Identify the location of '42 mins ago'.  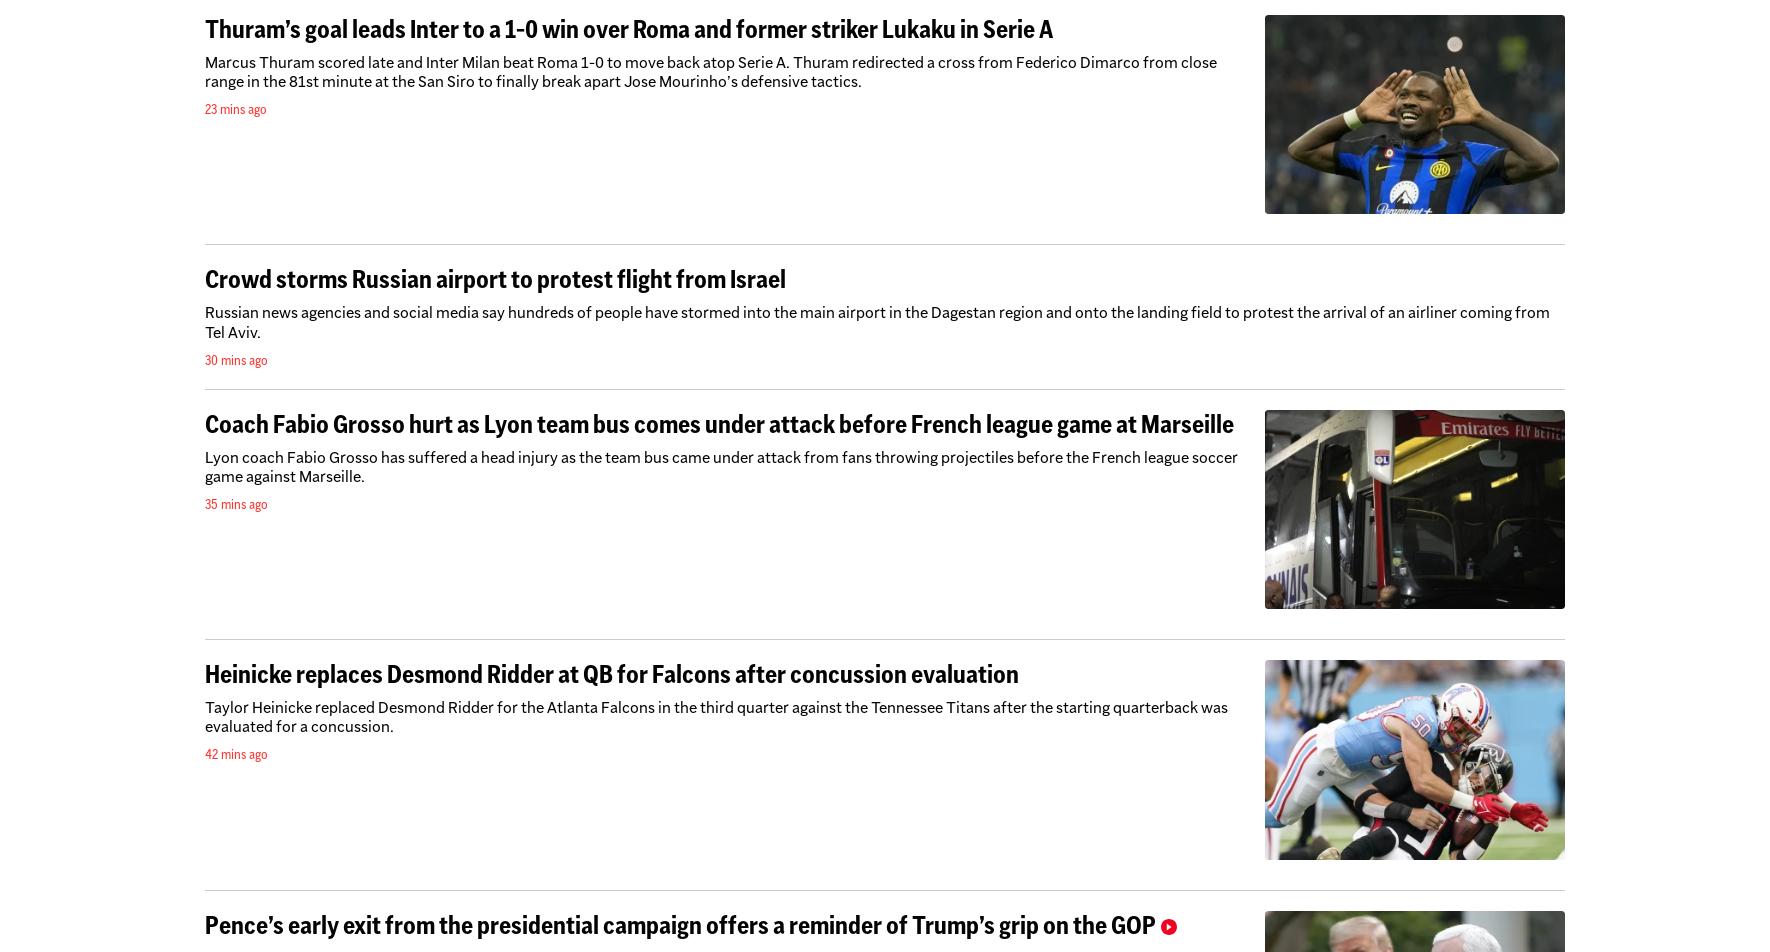
(236, 753).